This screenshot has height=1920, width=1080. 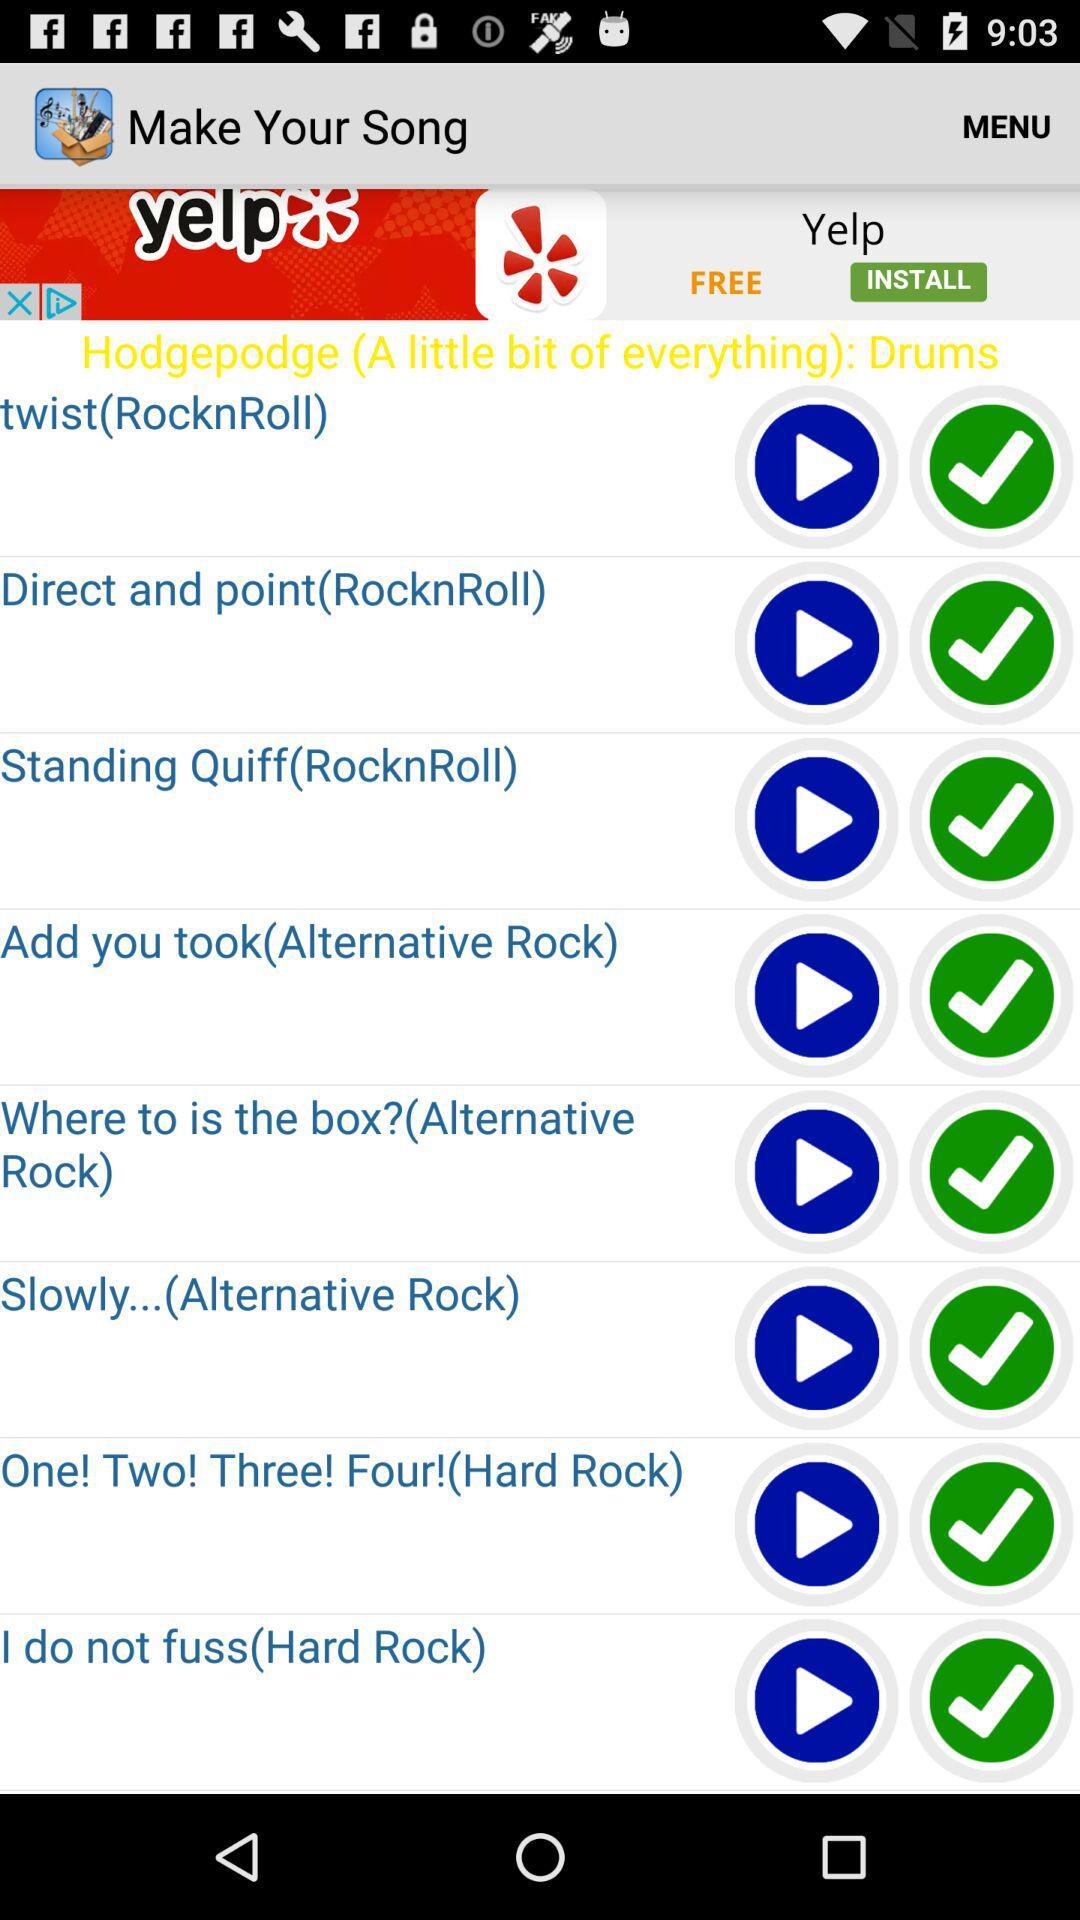 What do you see at coordinates (817, 467) in the screenshot?
I see `play` at bounding box center [817, 467].